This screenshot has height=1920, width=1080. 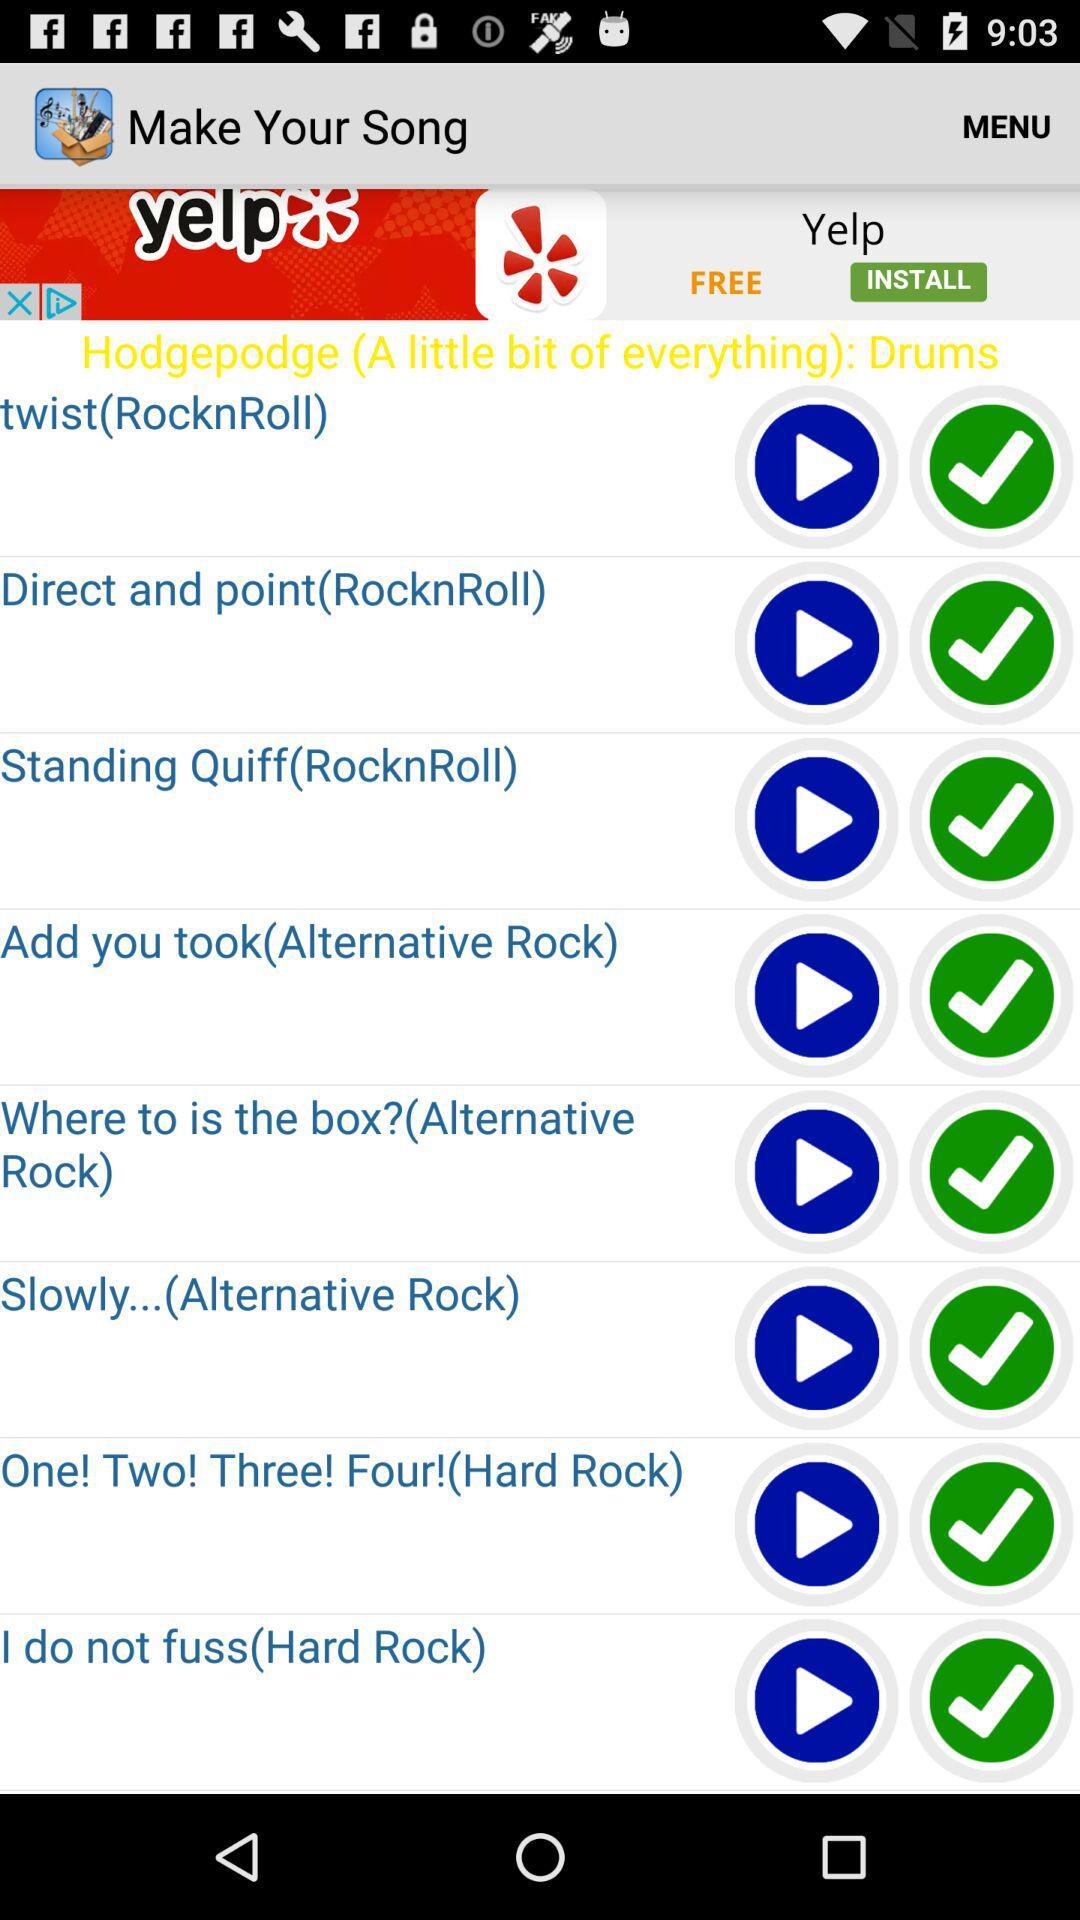 What do you see at coordinates (817, 467) in the screenshot?
I see `play` at bounding box center [817, 467].